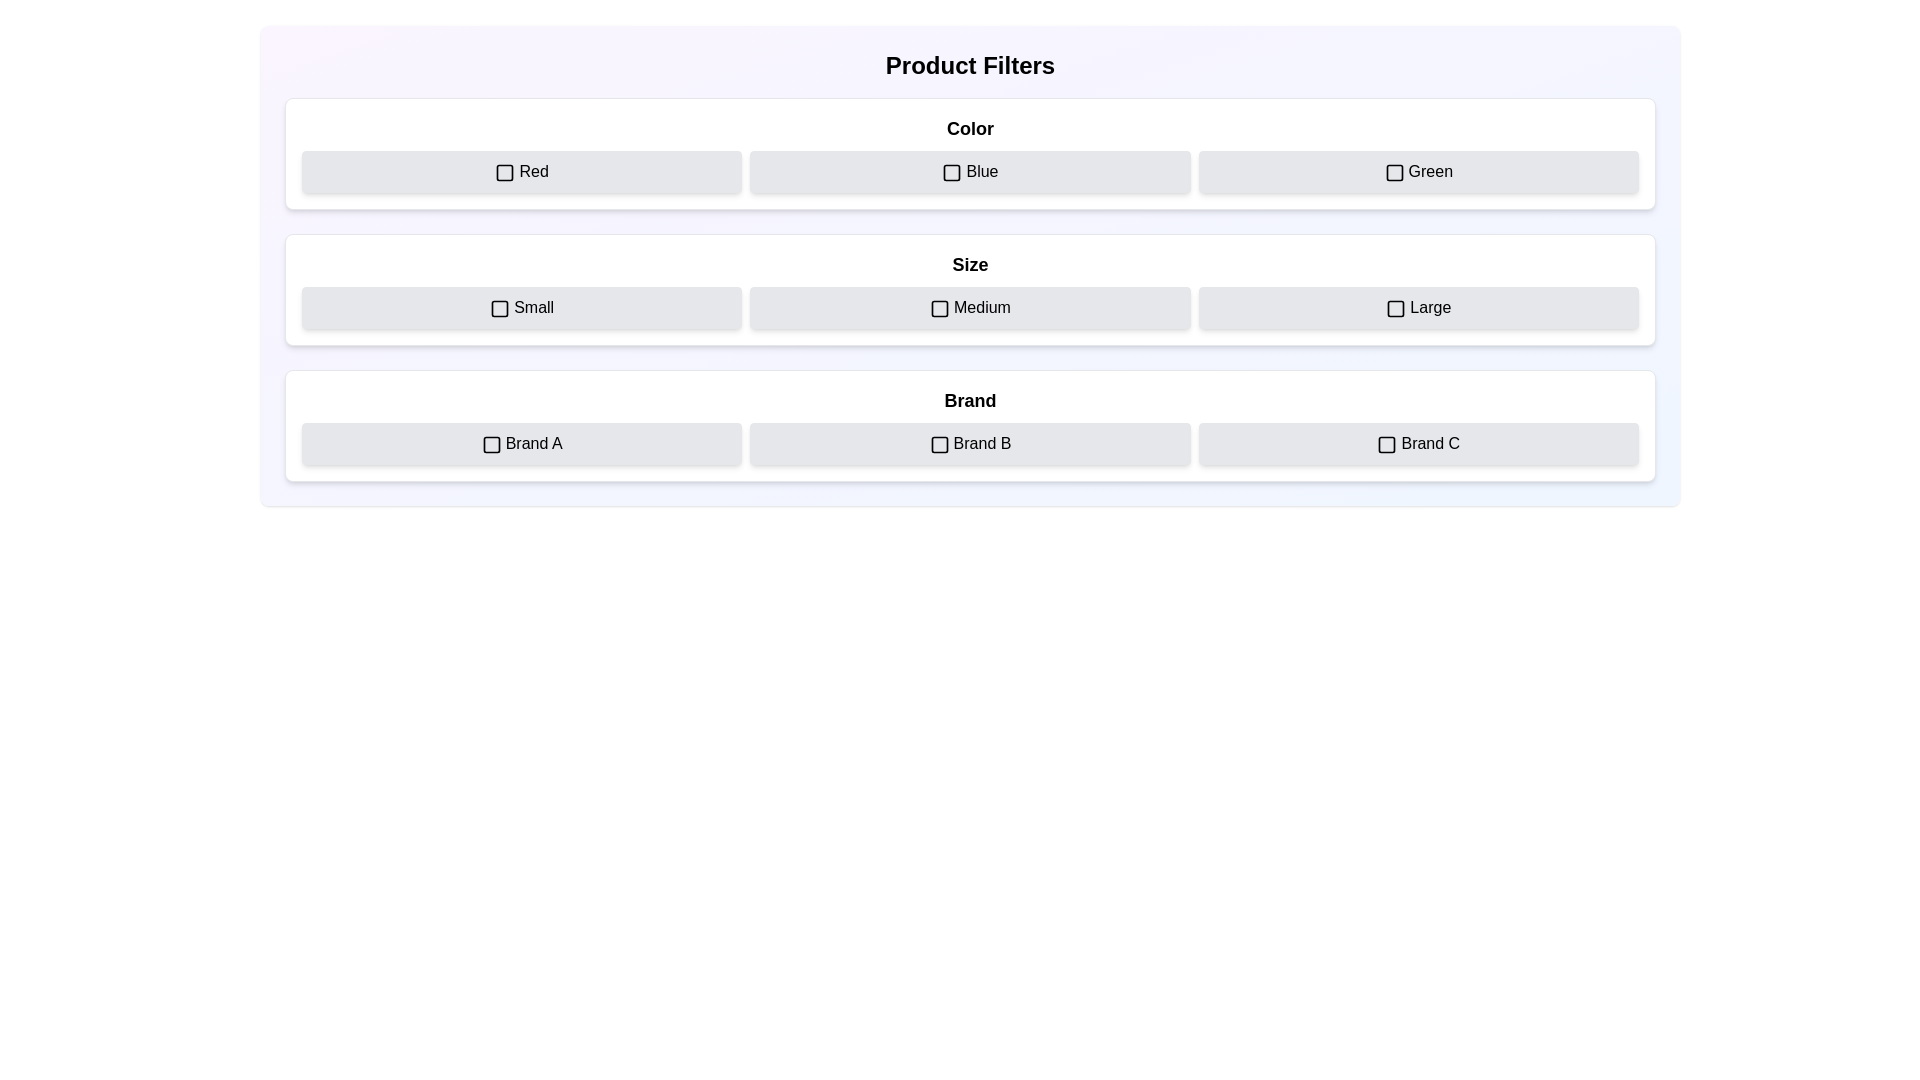 The width and height of the screenshot is (1920, 1080). What do you see at coordinates (938, 443) in the screenshot?
I see `the Checkbox graphical indicator for the Brand B filter, which is a square shape with rounded corners located inside the checkbox for the Brand B label` at bounding box center [938, 443].